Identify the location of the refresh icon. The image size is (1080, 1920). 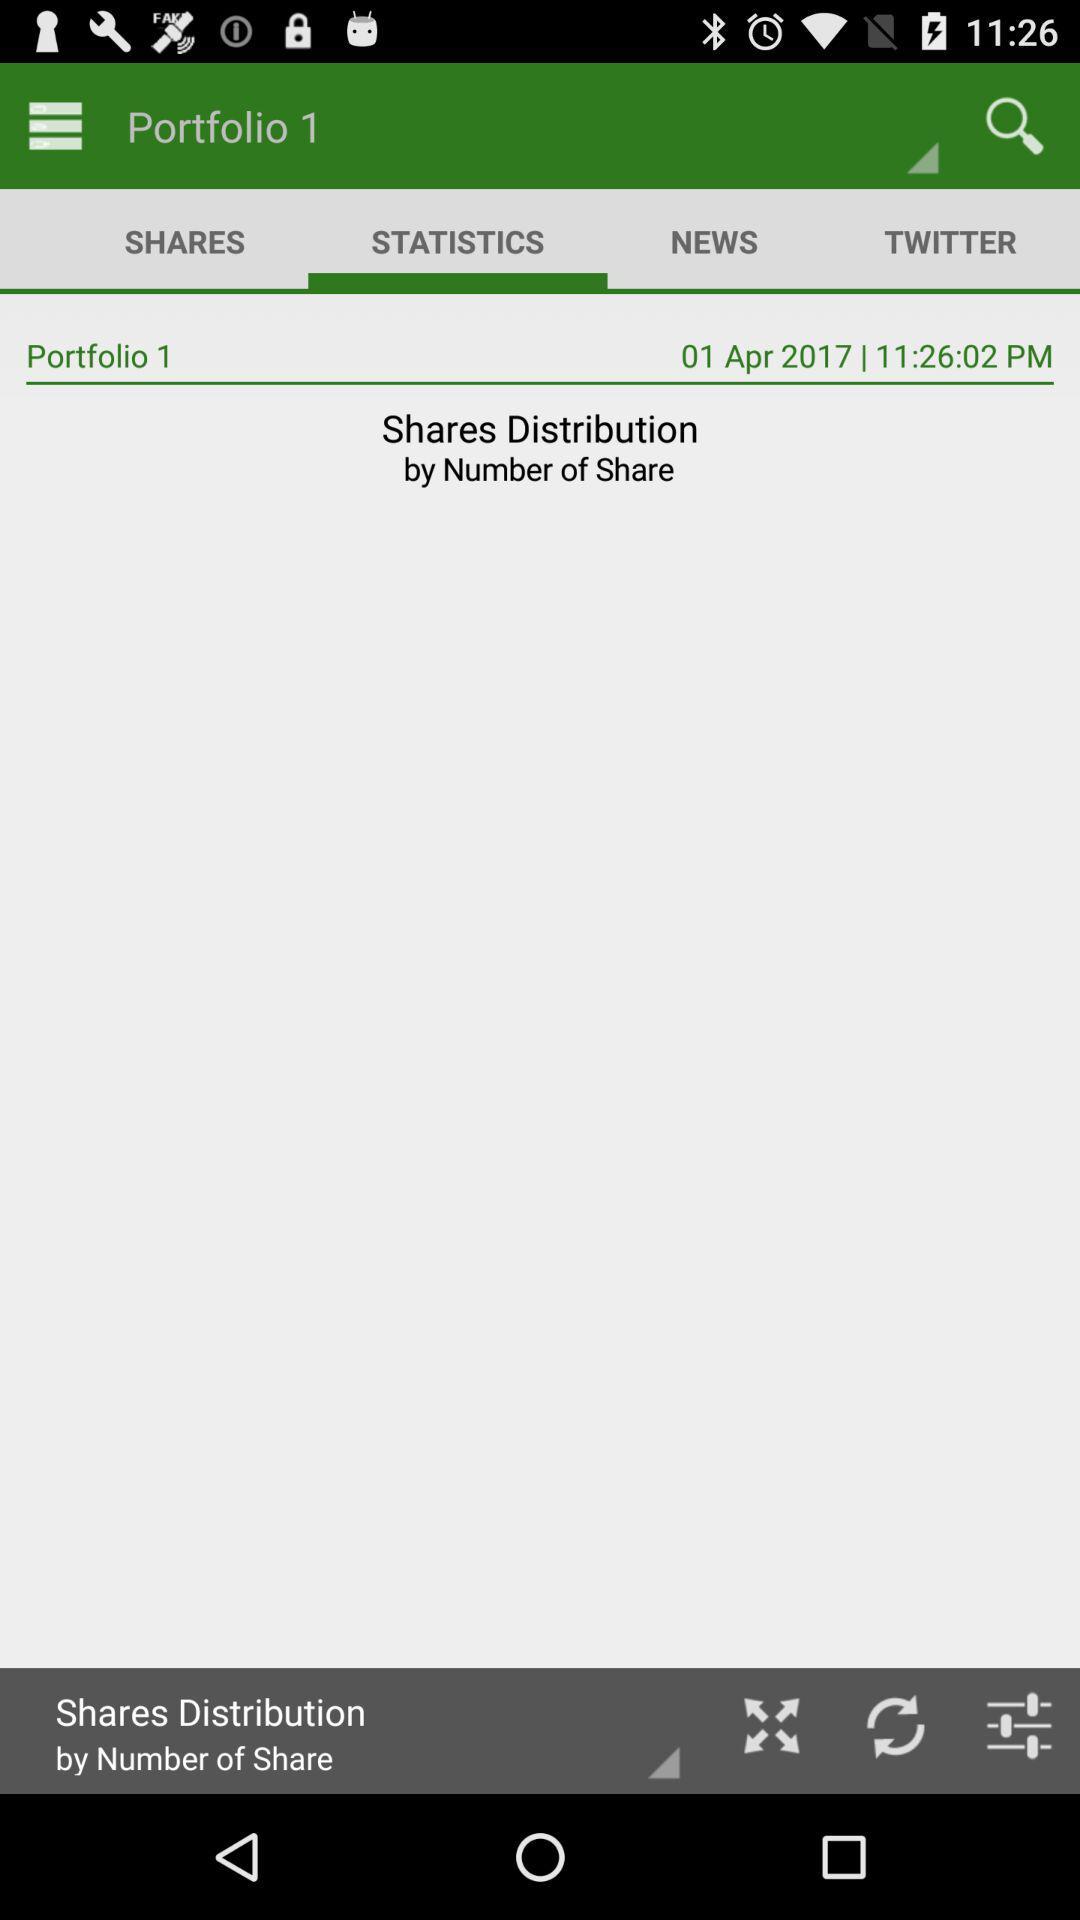
(894, 1846).